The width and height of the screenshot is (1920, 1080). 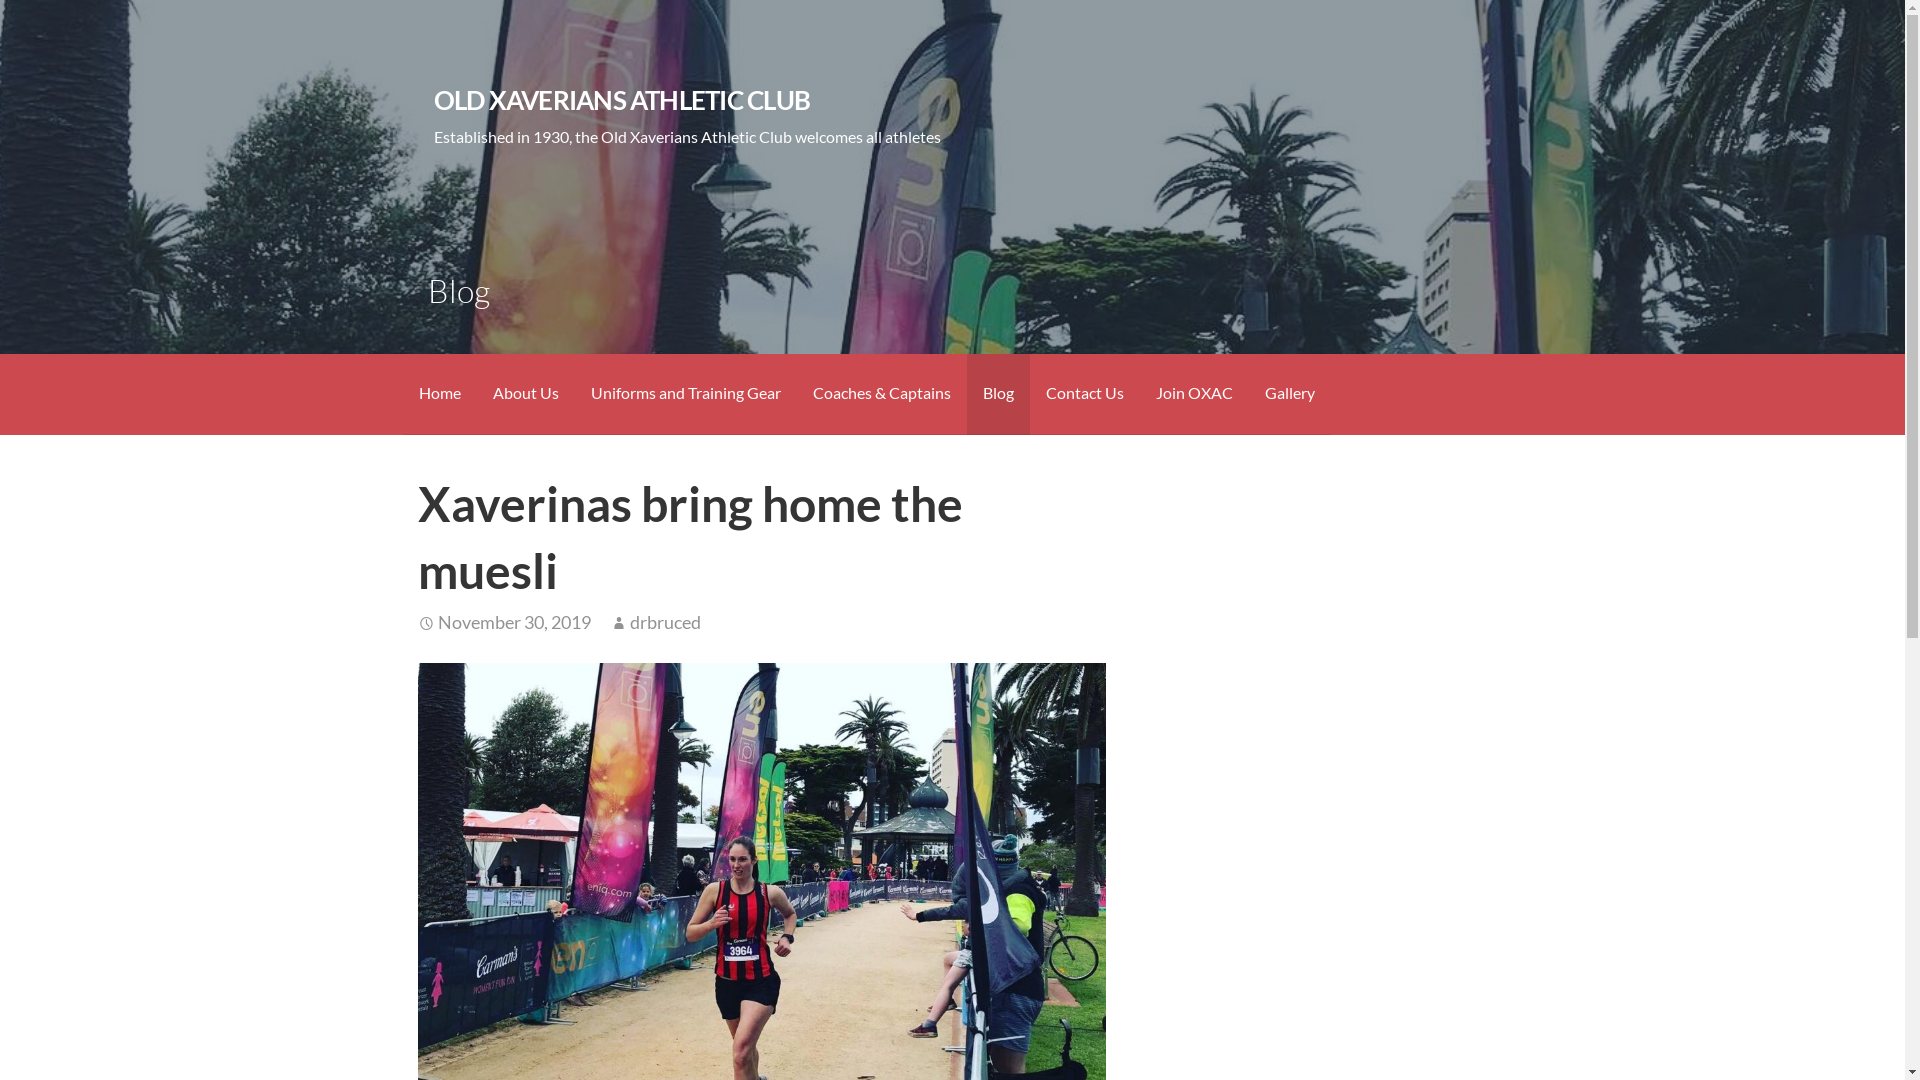 What do you see at coordinates (997, 394) in the screenshot?
I see `'Blog'` at bounding box center [997, 394].